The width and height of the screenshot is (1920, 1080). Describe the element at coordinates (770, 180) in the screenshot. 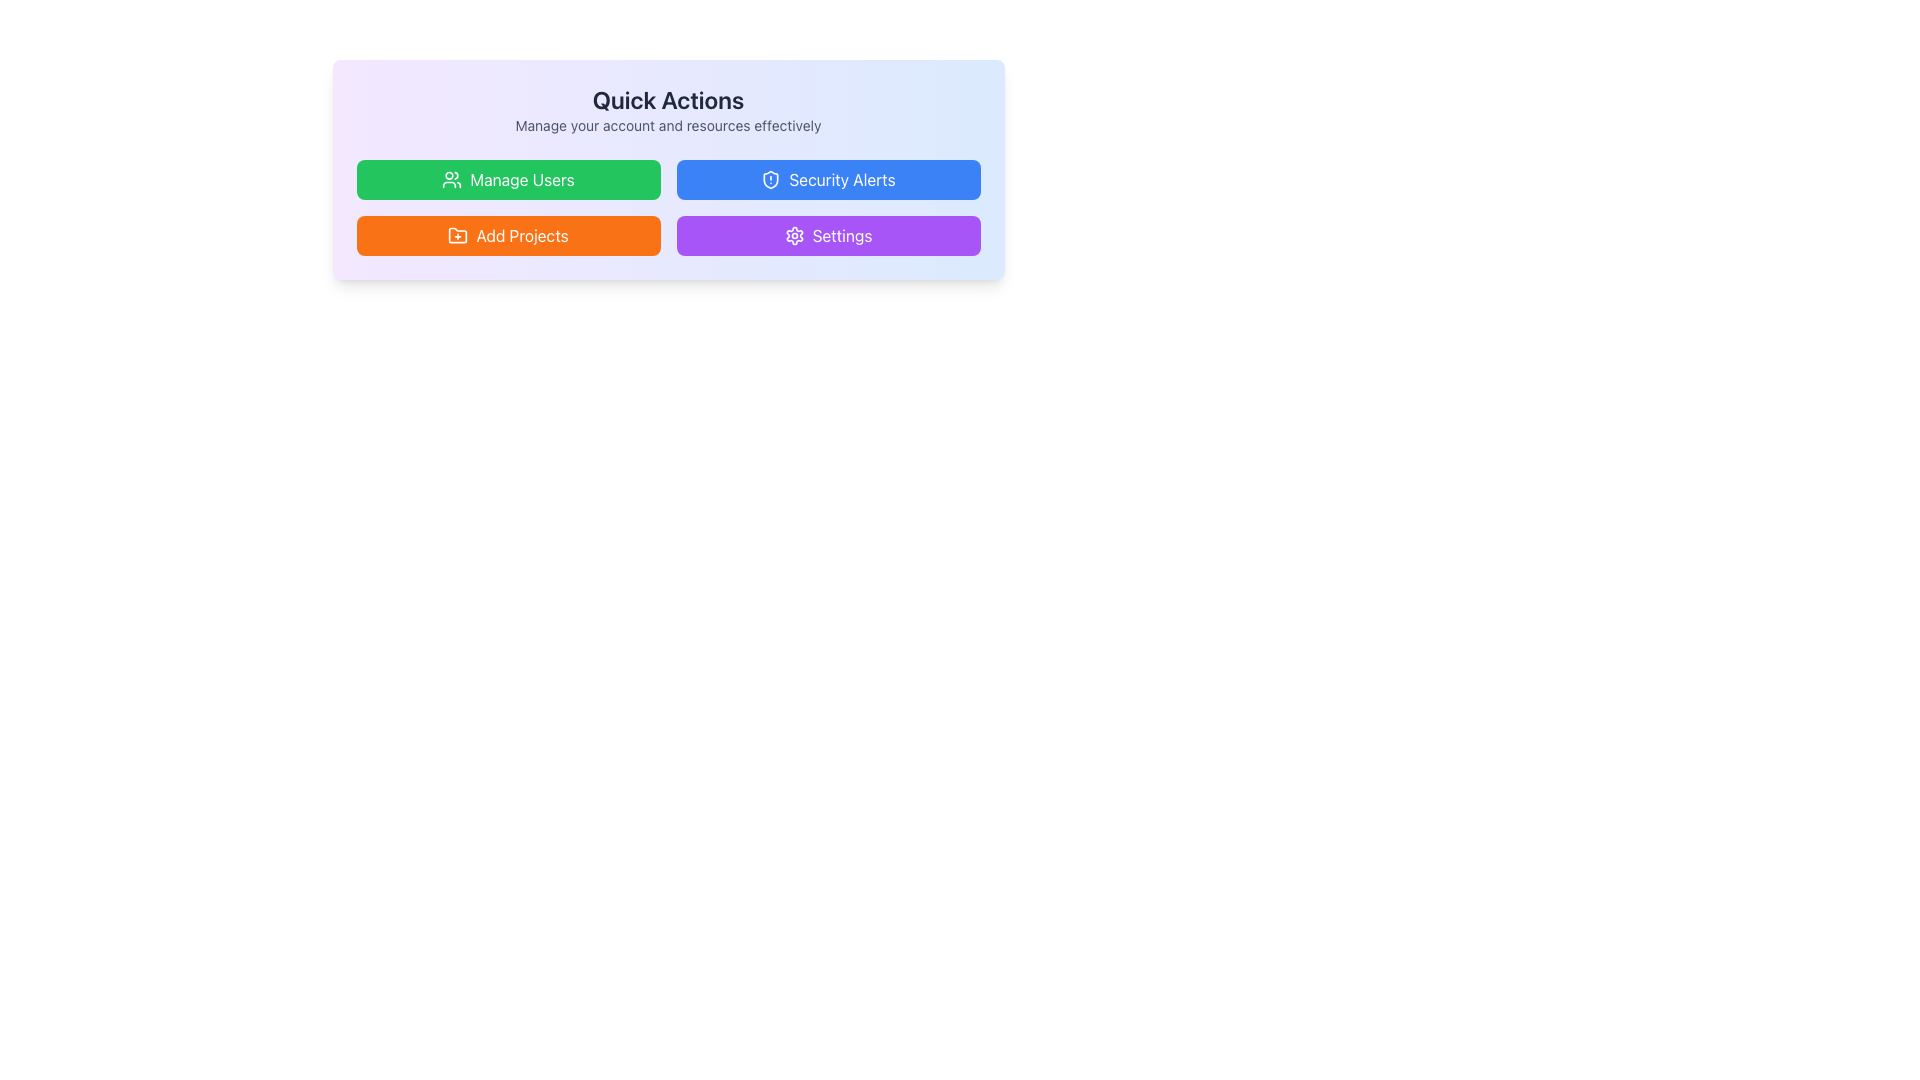

I see `the shield icon with an alert symbol, which is part of the 'Security Alerts' button located in the 'Quick Actions' section` at that location.